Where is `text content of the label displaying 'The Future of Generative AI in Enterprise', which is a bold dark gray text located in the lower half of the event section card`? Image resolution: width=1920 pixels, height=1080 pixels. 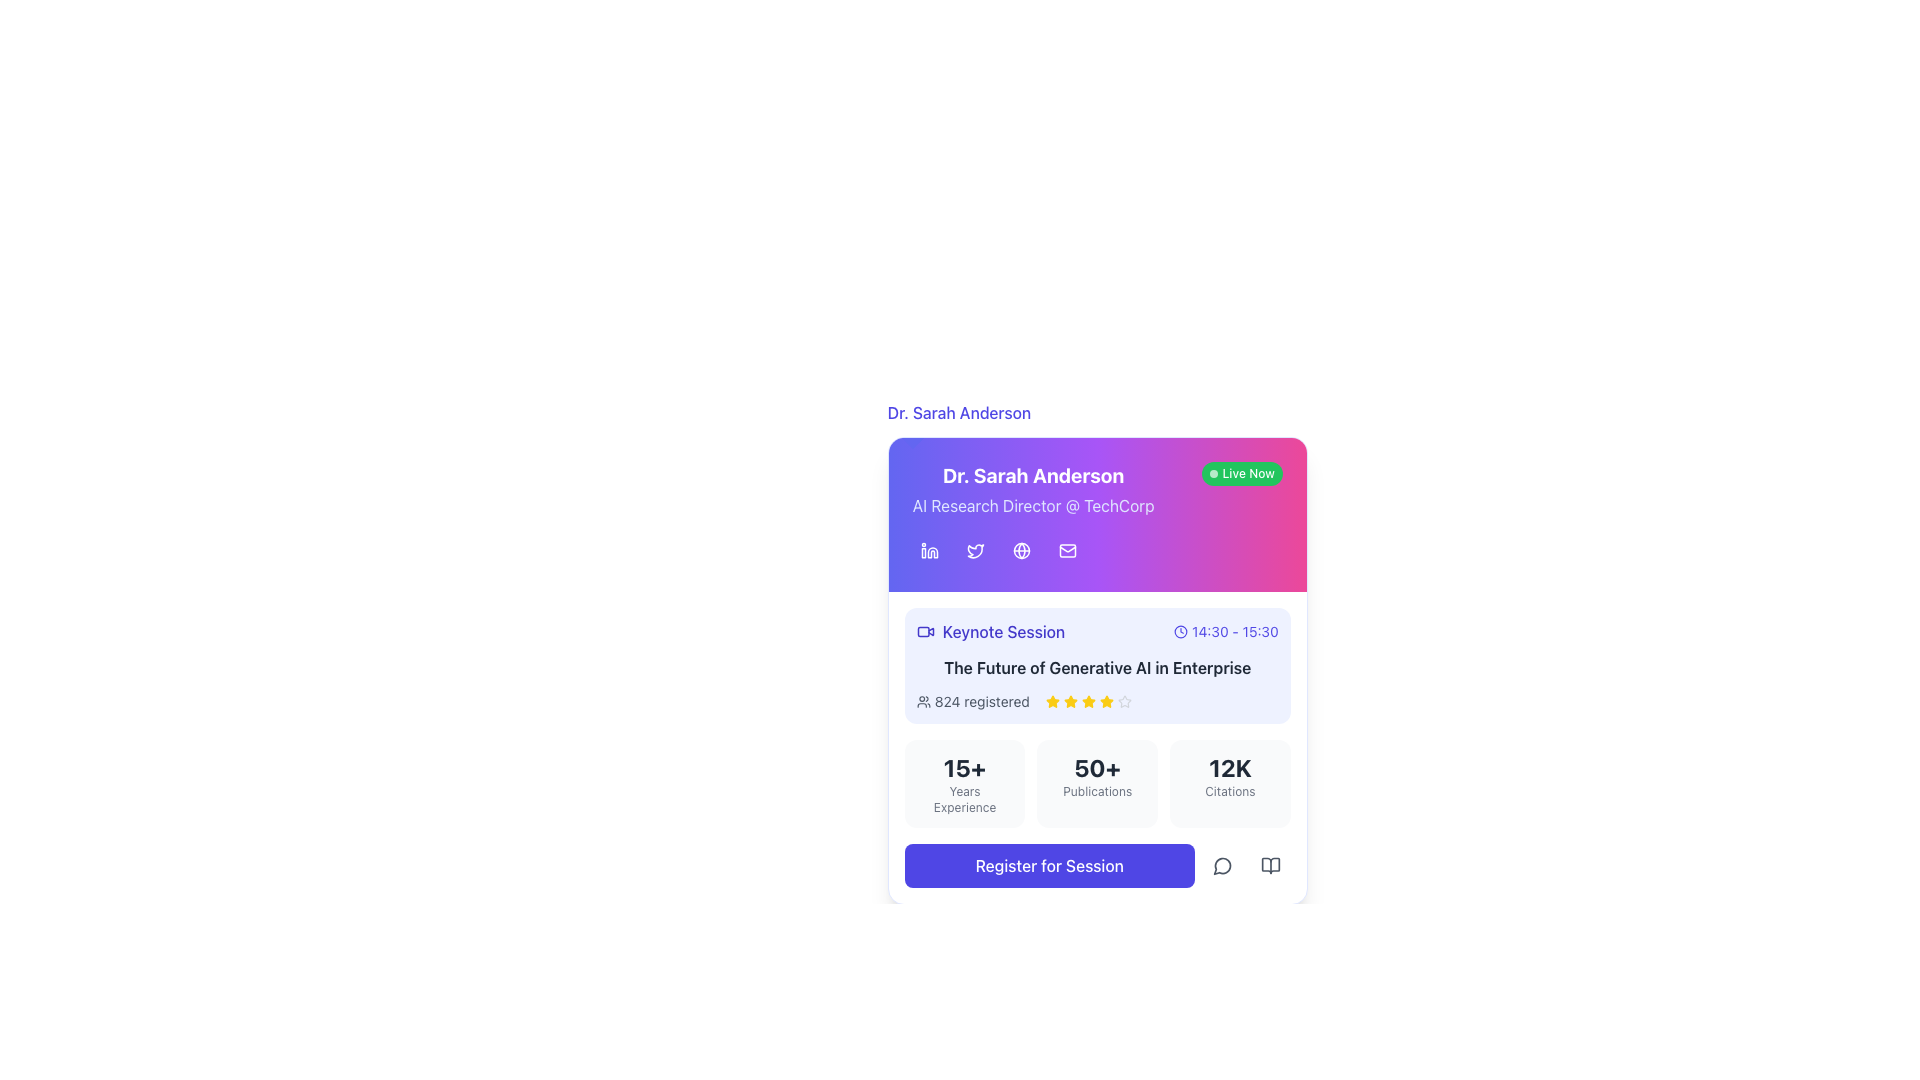 text content of the label displaying 'The Future of Generative AI in Enterprise', which is a bold dark gray text located in the lower half of the event section card is located at coordinates (1096, 667).